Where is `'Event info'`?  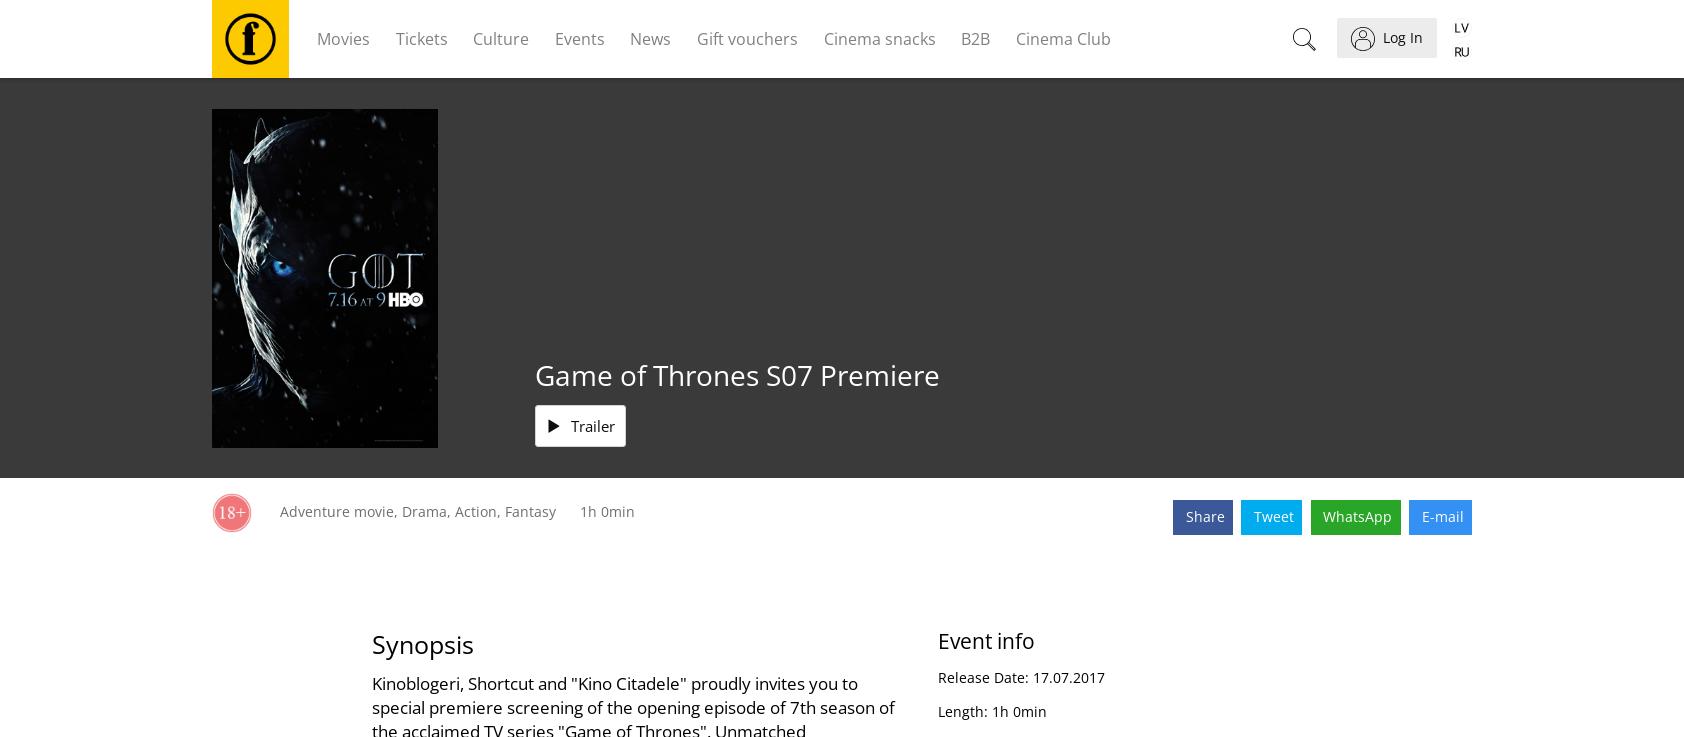 'Event info' is located at coordinates (984, 640).